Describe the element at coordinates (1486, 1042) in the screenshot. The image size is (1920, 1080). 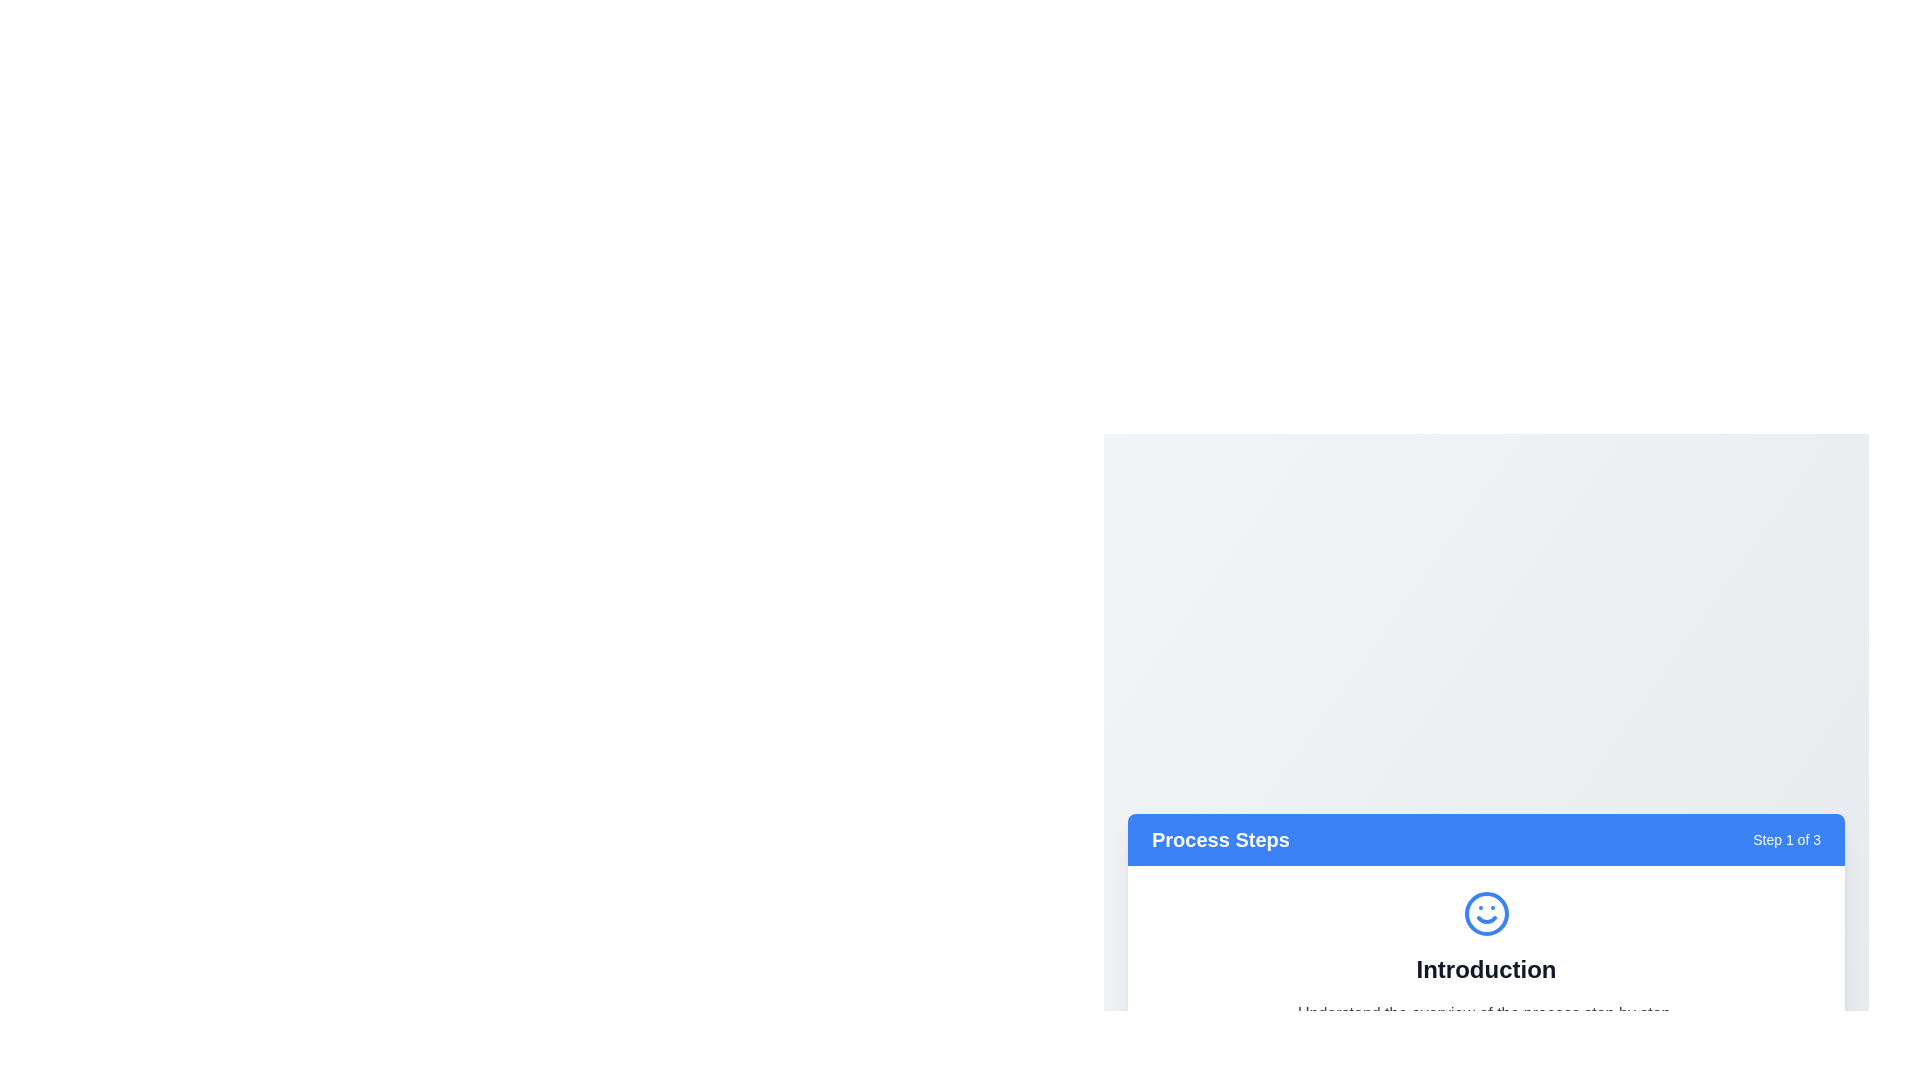
I see `the Progress bar located at the bottom of the 'Introduction' section, which visually represents the current progress of approximately one-third` at that location.